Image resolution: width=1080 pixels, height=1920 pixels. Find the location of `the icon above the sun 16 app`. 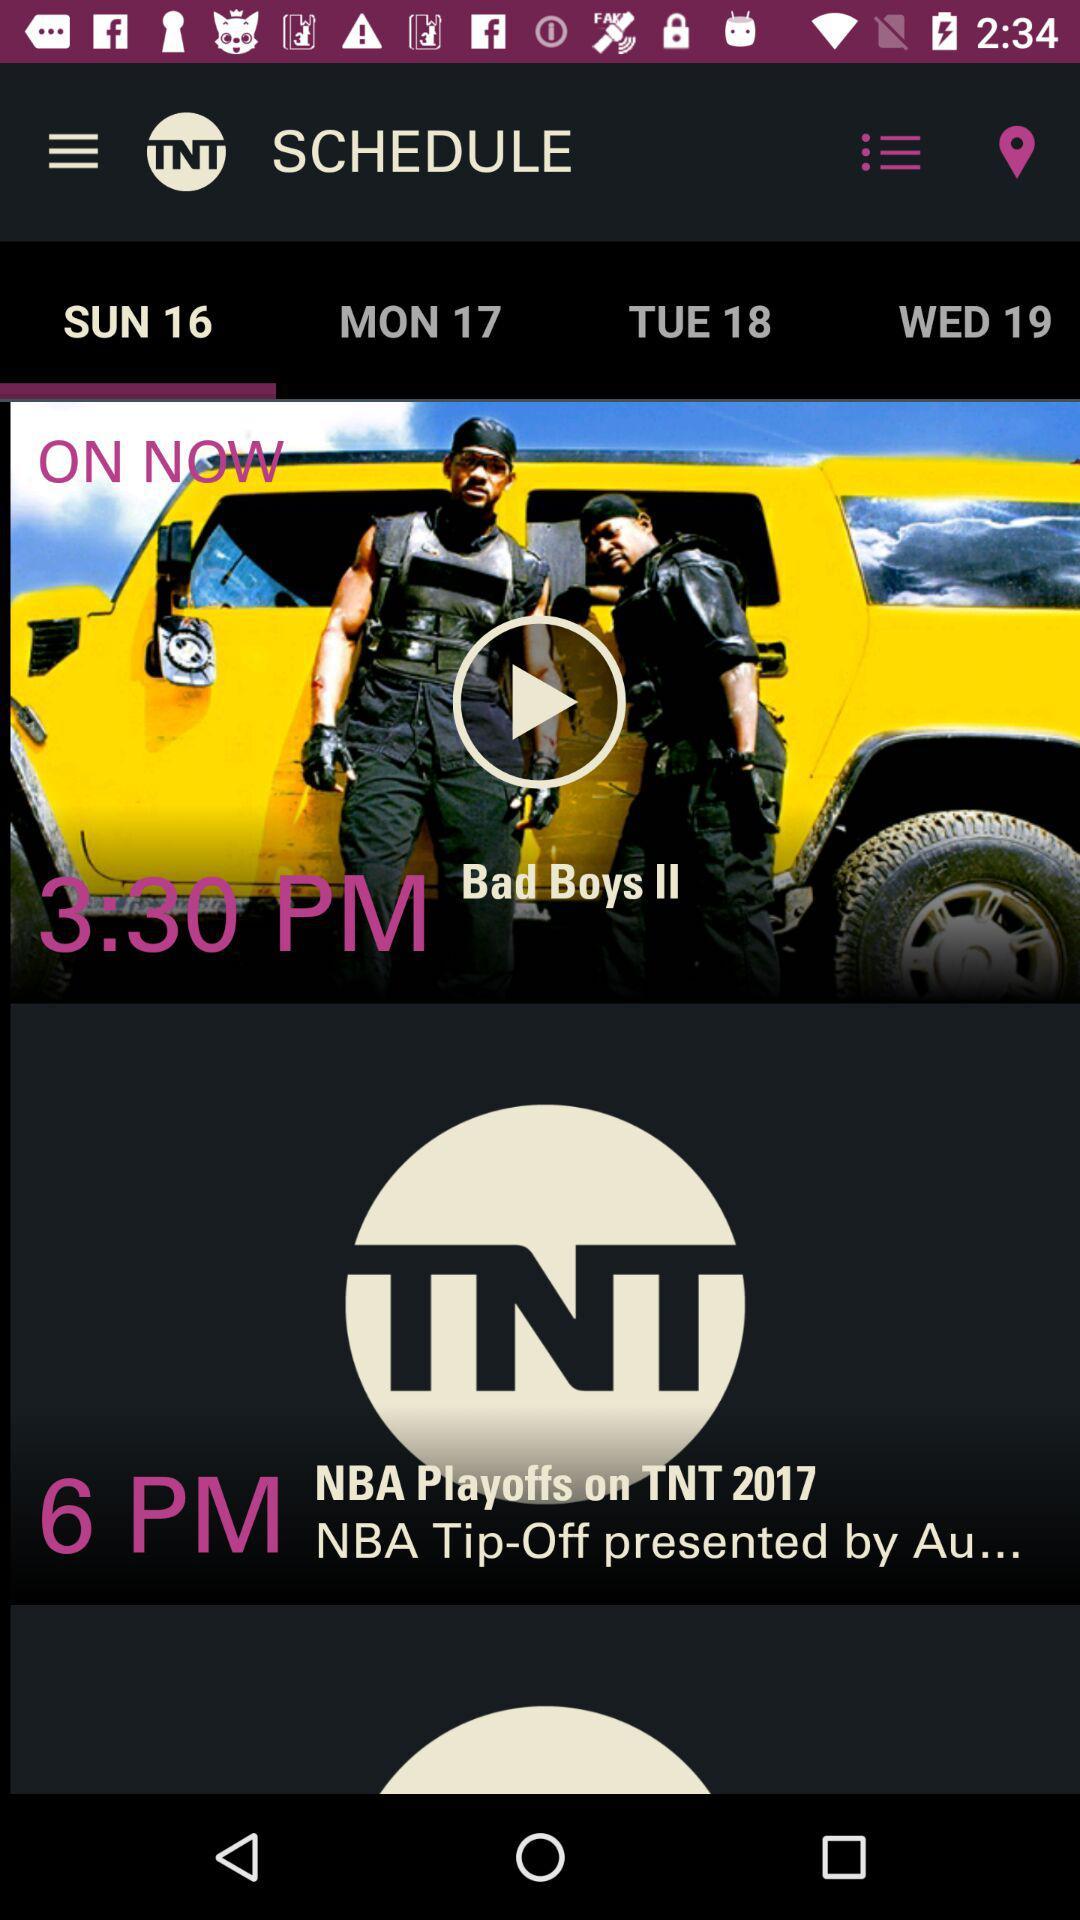

the icon above the sun 16 app is located at coordinates (186, 150).